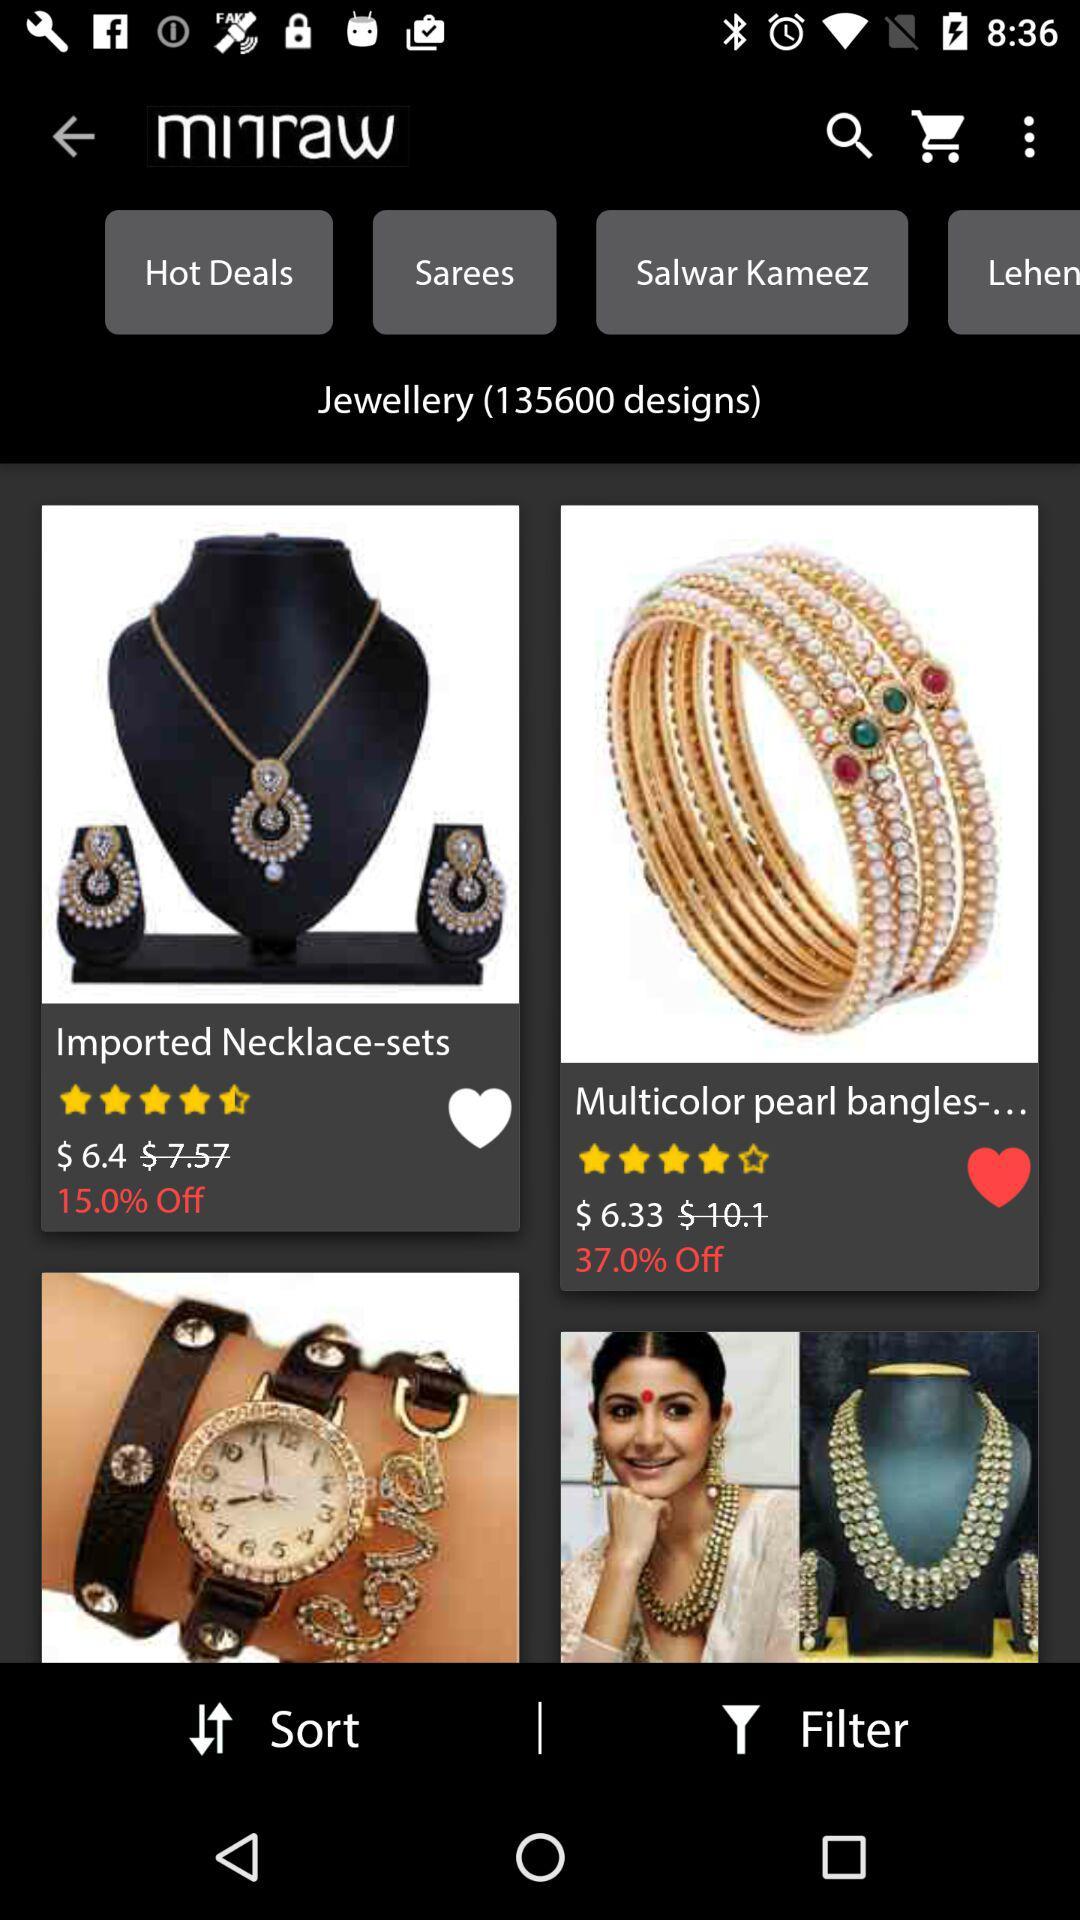  What do you see at coordinates (999, 1184) in the screenshot?
I see `red heart icon` at bounding box center [999, 1184].